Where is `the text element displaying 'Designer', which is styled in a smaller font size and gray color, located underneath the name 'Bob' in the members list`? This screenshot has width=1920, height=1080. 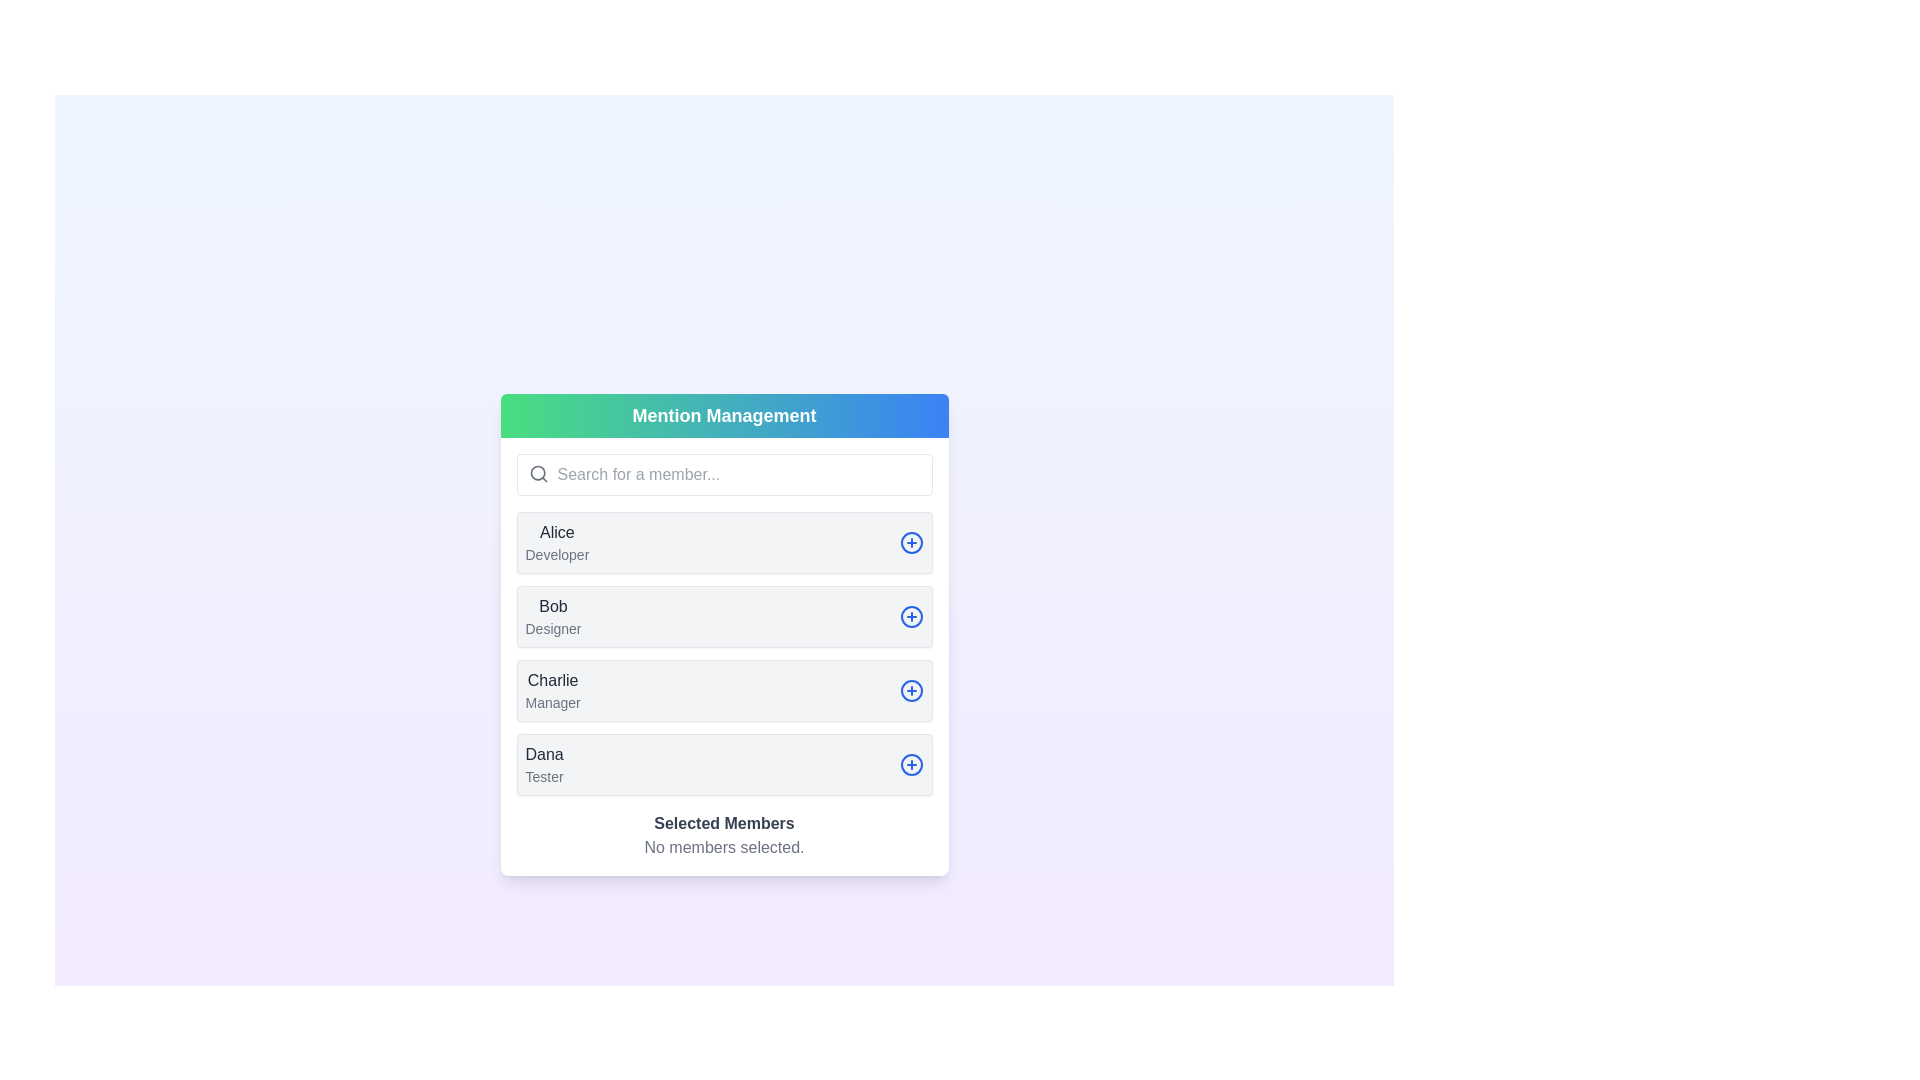
the text element displaying 'Designer', which is styled in a smaller font size and gray color, located underneath the name 'Bob' in the members list is located at coordinates (553, 627).